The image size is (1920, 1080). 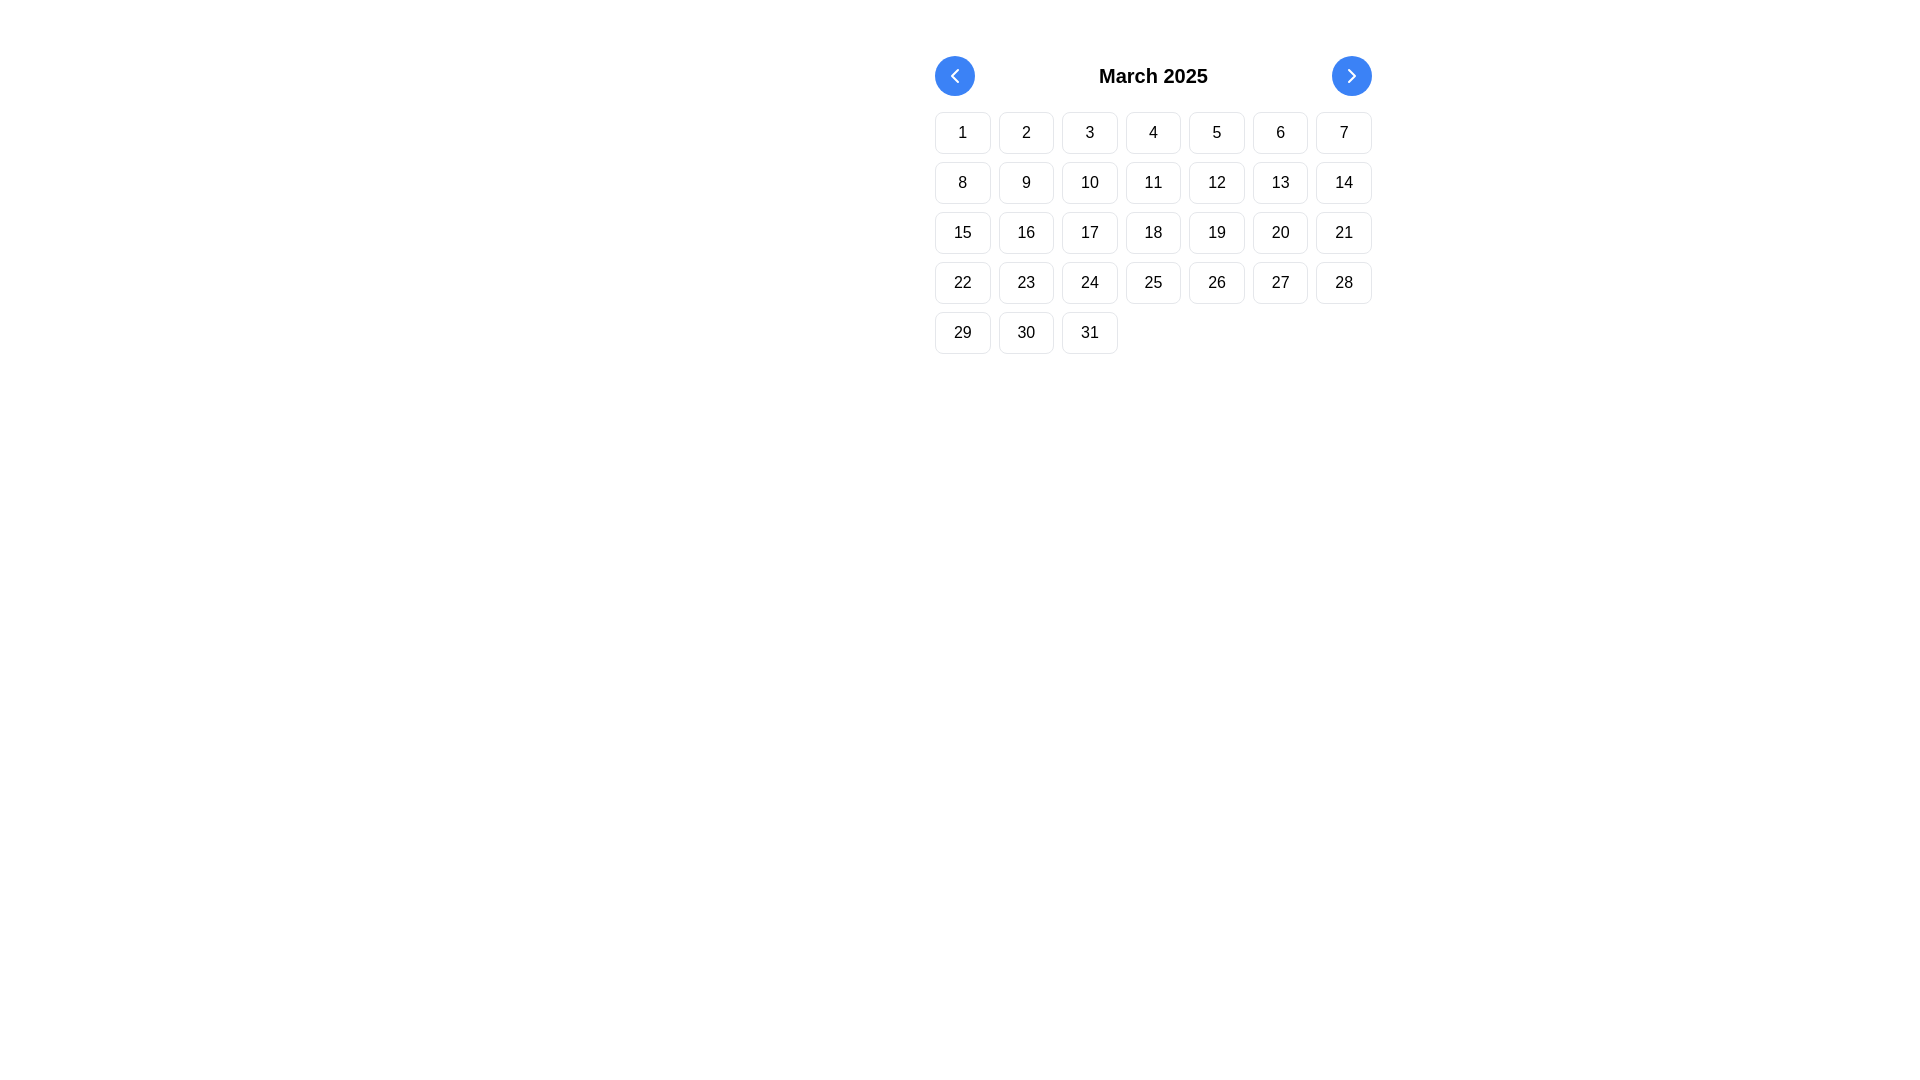 I want to click on the button representing the calendar date '31' located in the 7th column of the 5th row of the calendar layout, so click(x=1088, y=331).